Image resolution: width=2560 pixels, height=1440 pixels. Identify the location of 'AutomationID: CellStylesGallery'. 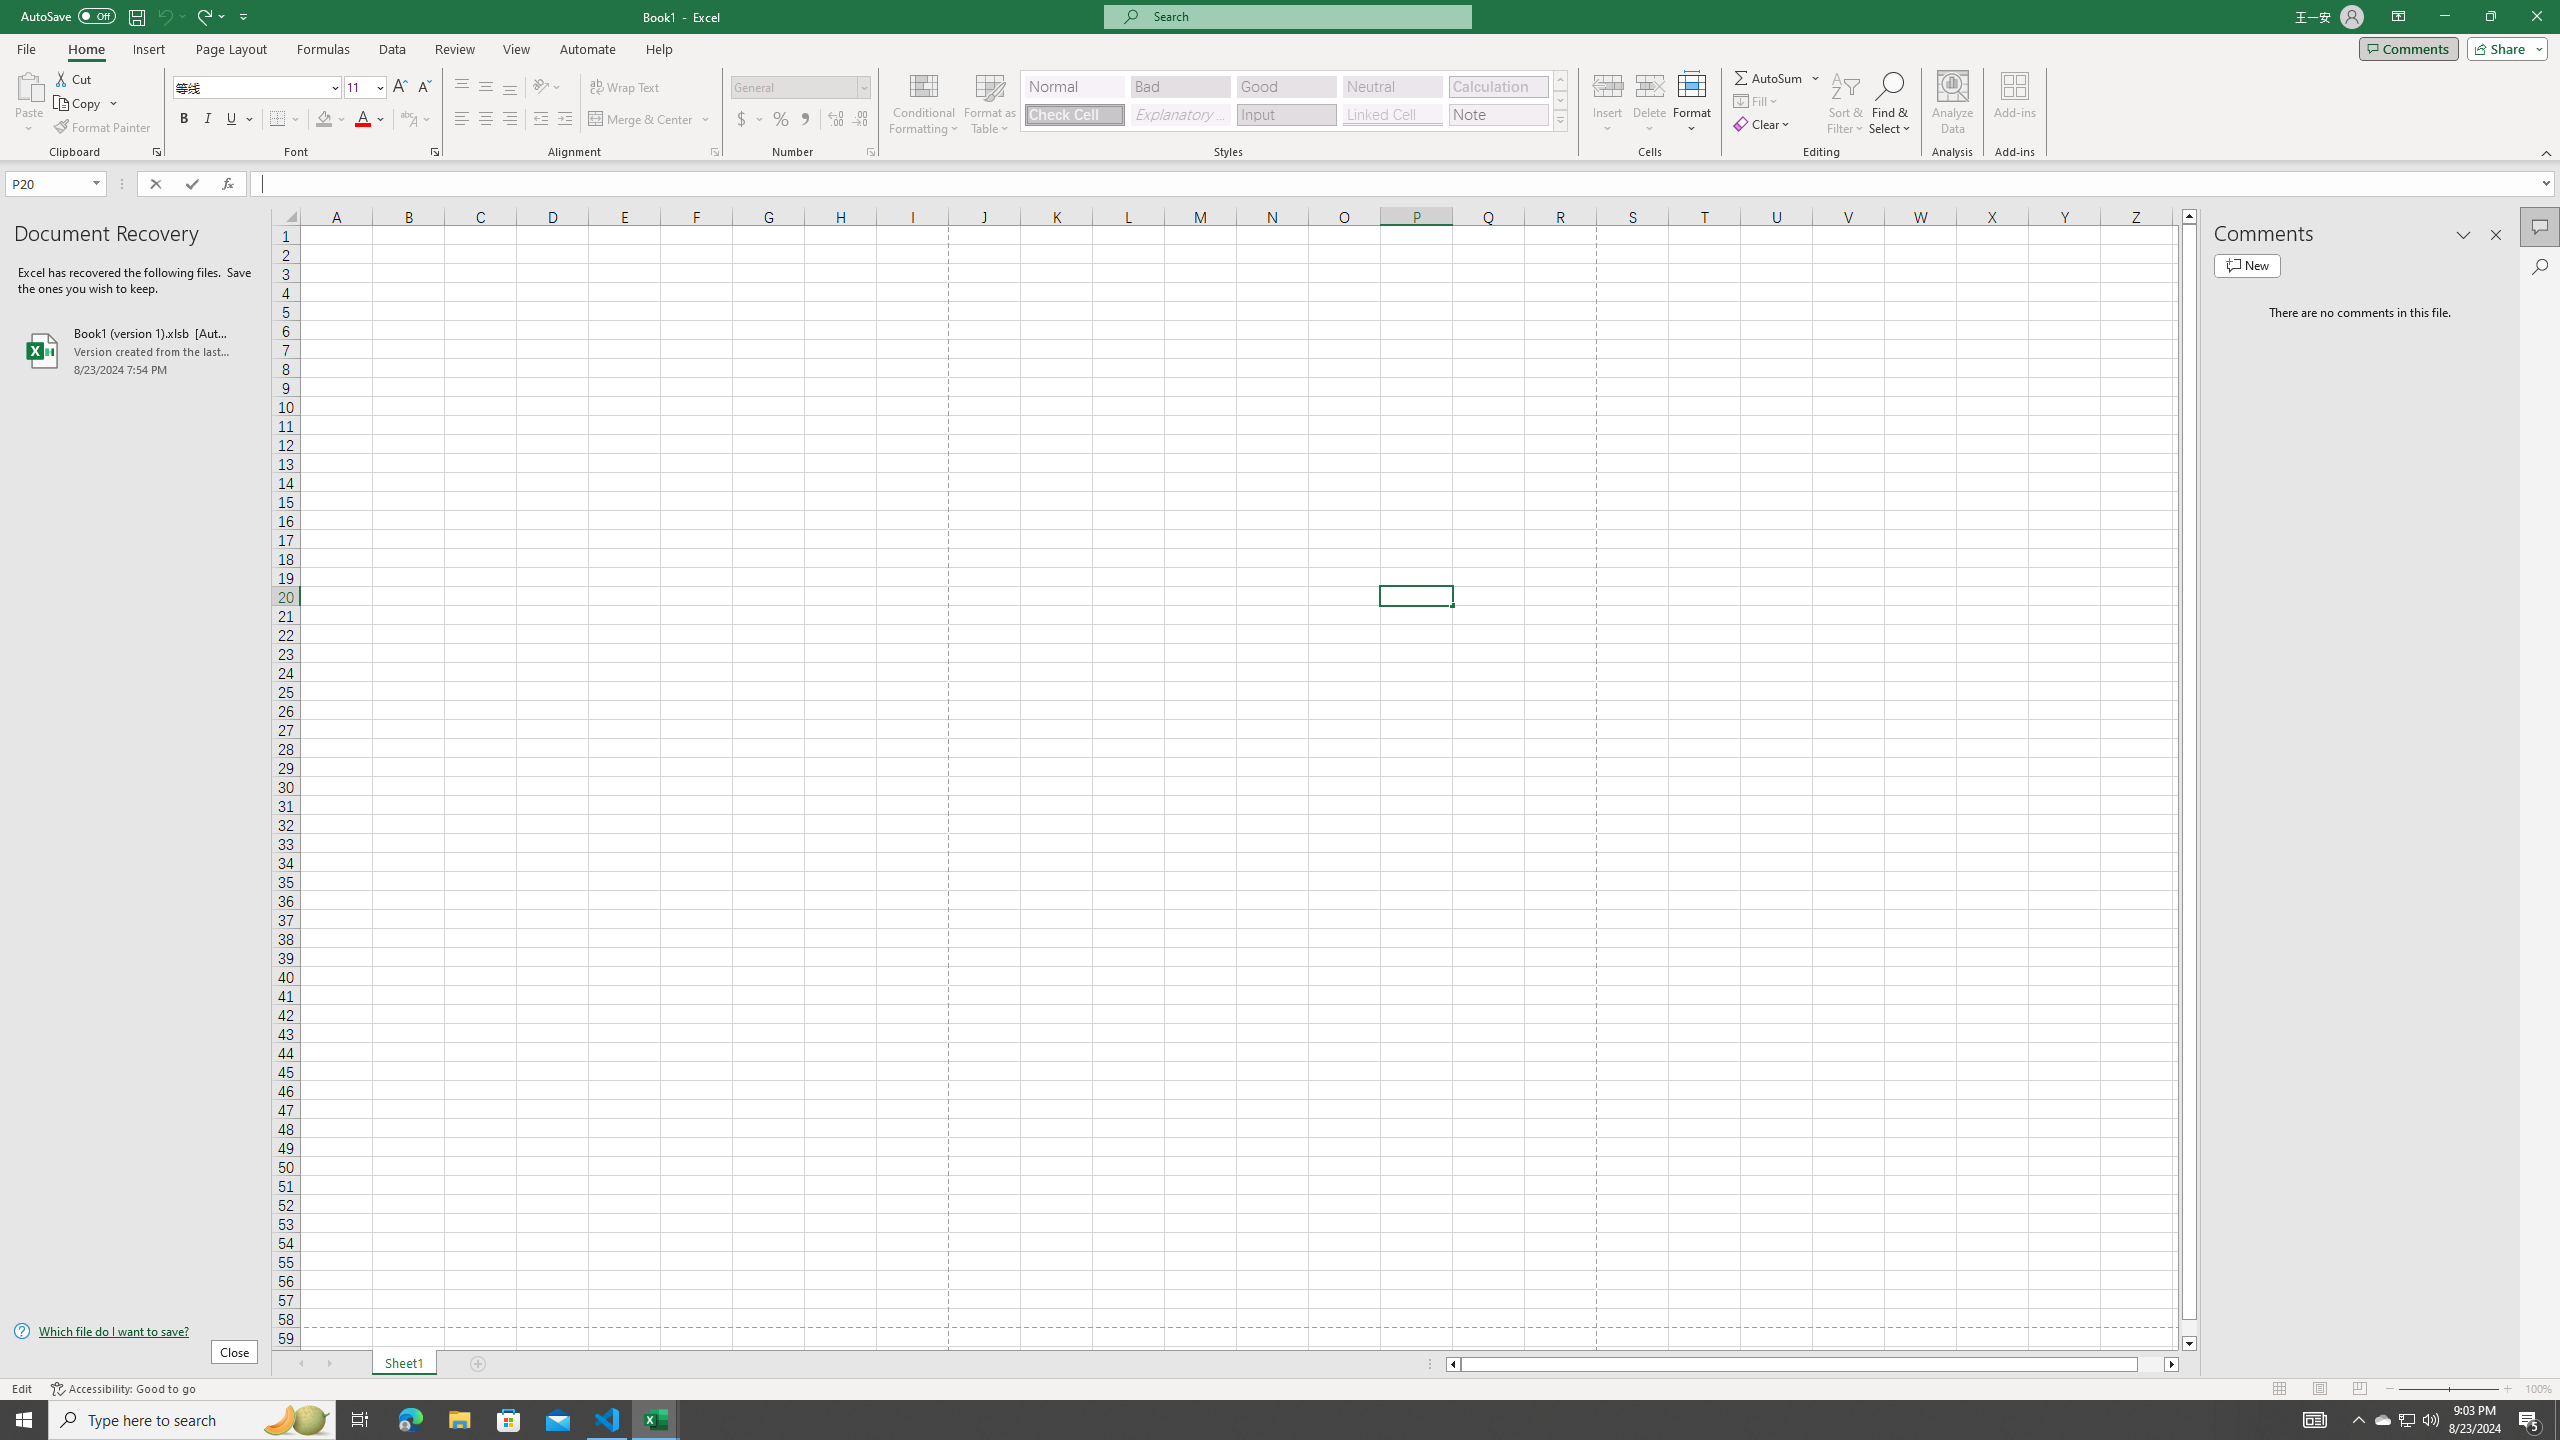
(1295, 100).